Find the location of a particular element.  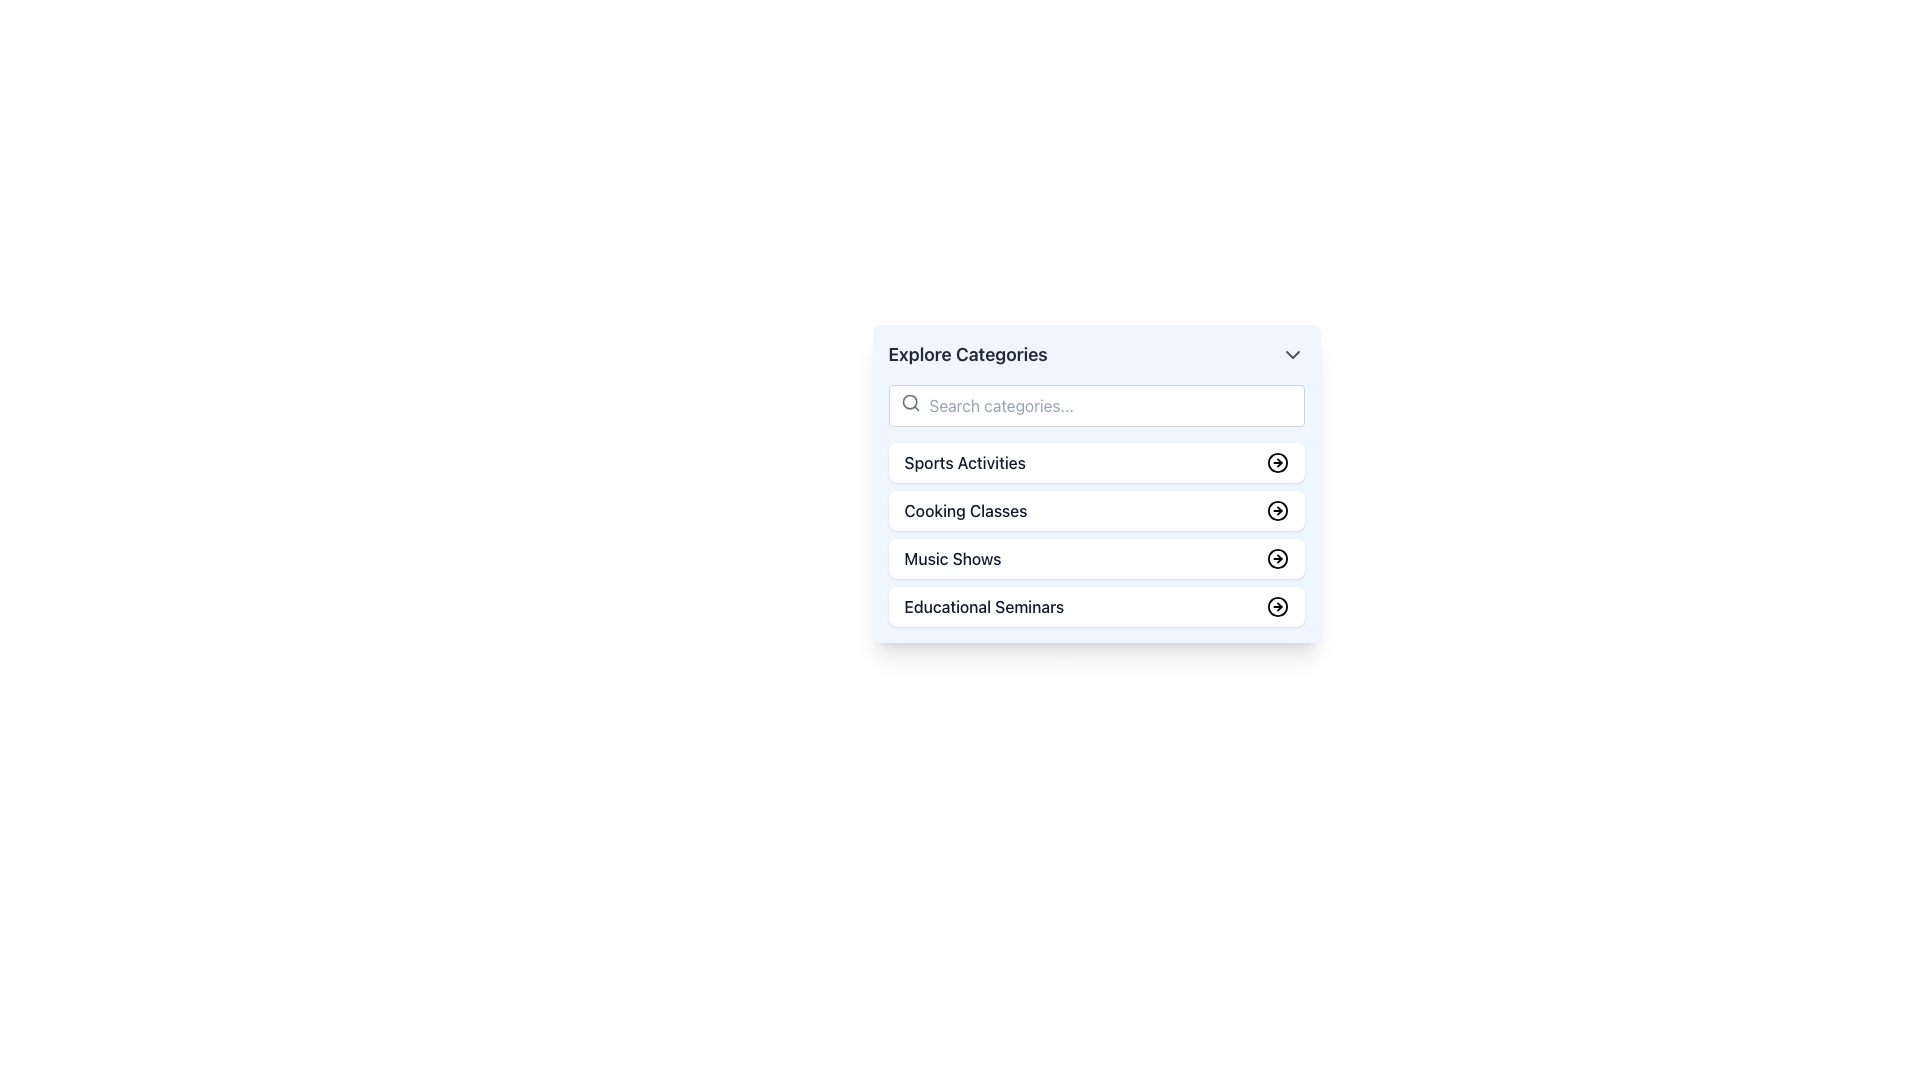

the search indicator icon located inside the top input field of the 'Explore Categories' section is located at coordinates (909, 402).